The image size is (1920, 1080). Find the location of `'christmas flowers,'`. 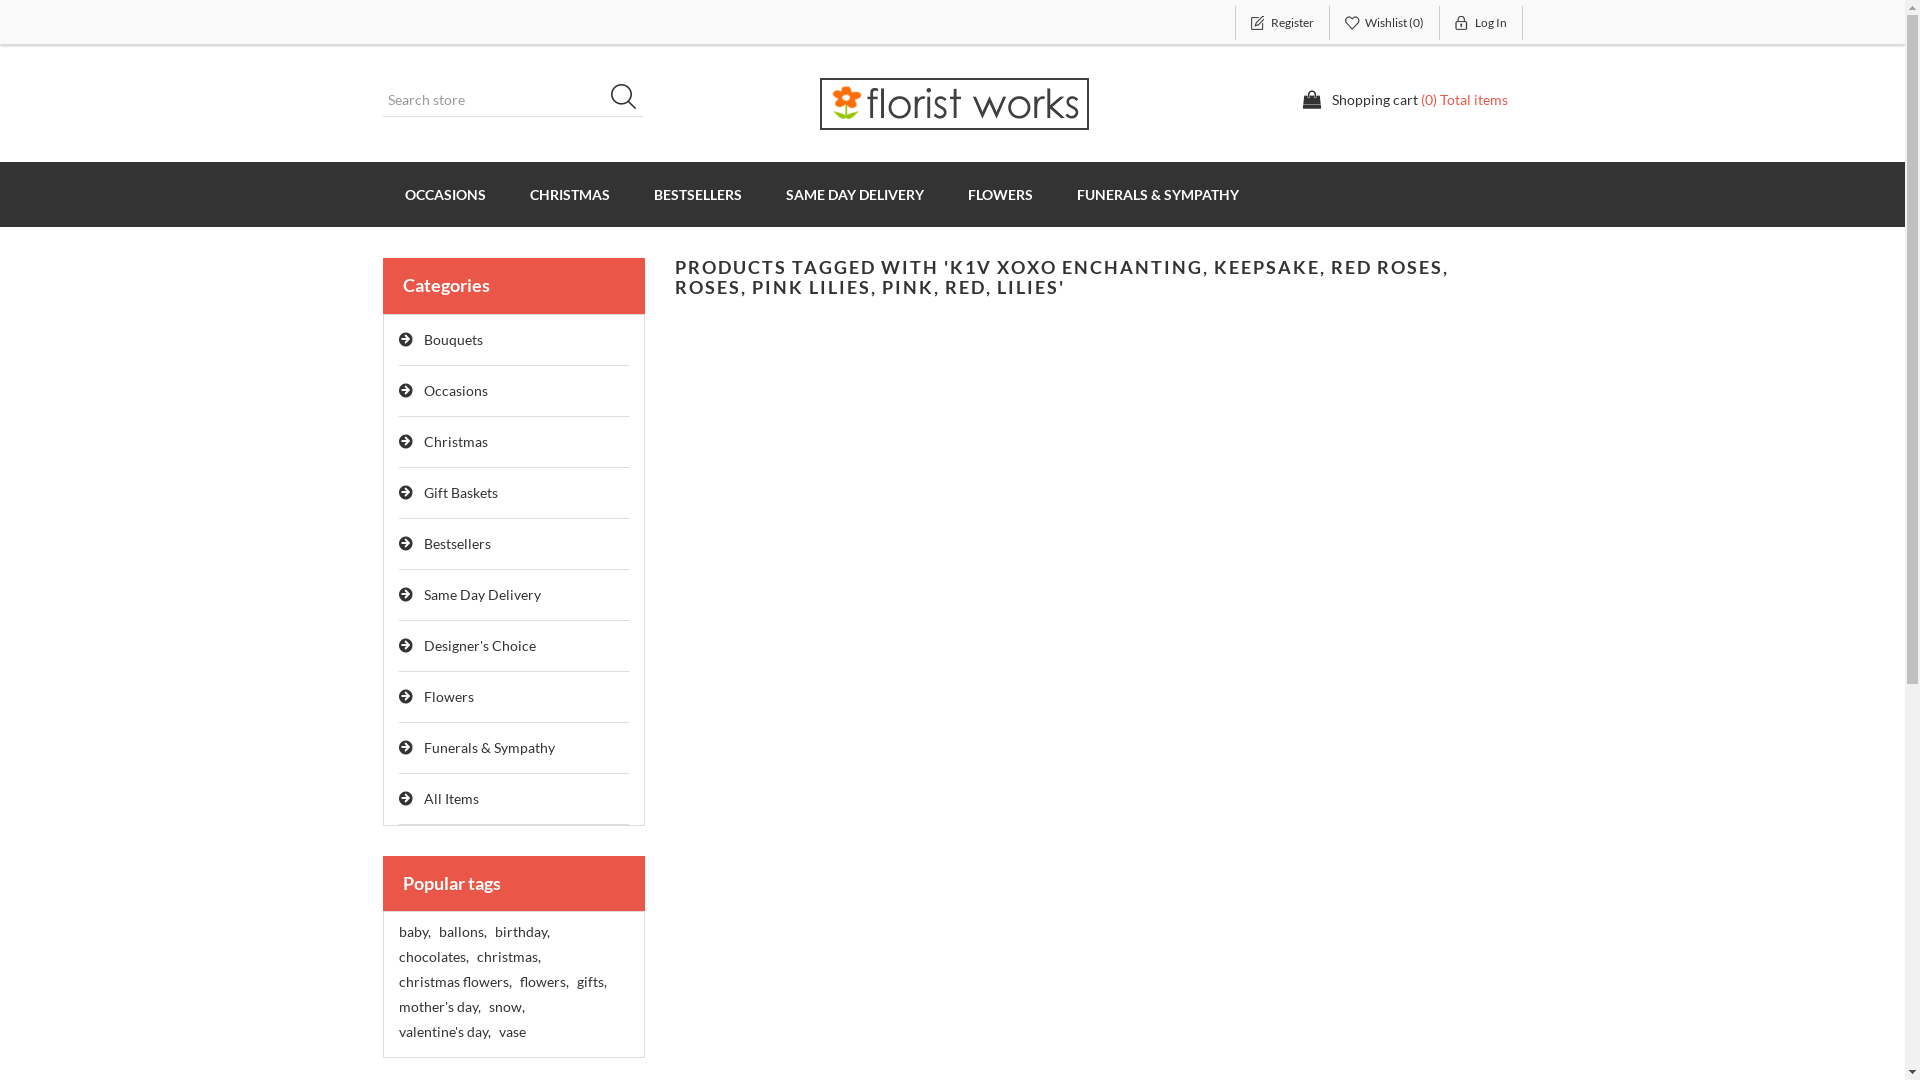

'christmas flowers,' is located at coordinates (453, 981).